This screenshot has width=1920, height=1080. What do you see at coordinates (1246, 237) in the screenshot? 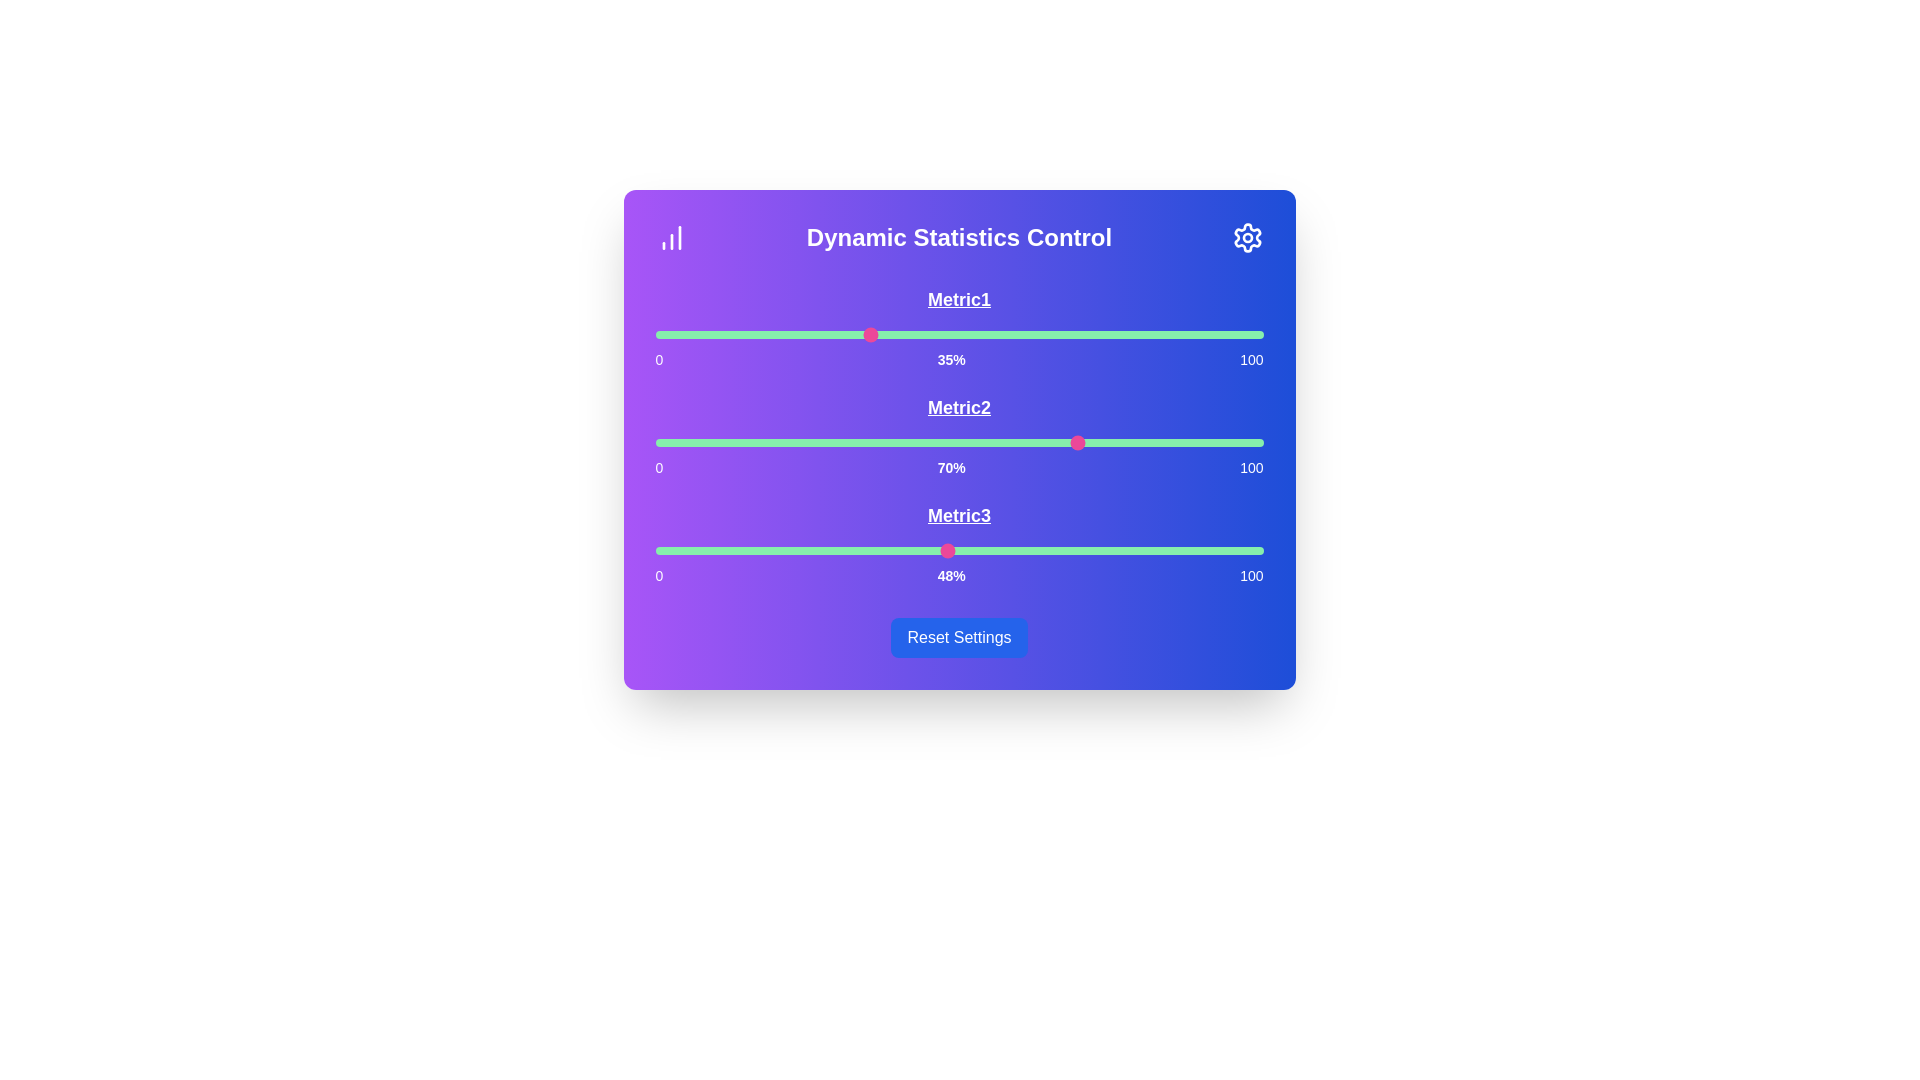
I see `the settings icon in the header` at bounding box center [1246, 237].